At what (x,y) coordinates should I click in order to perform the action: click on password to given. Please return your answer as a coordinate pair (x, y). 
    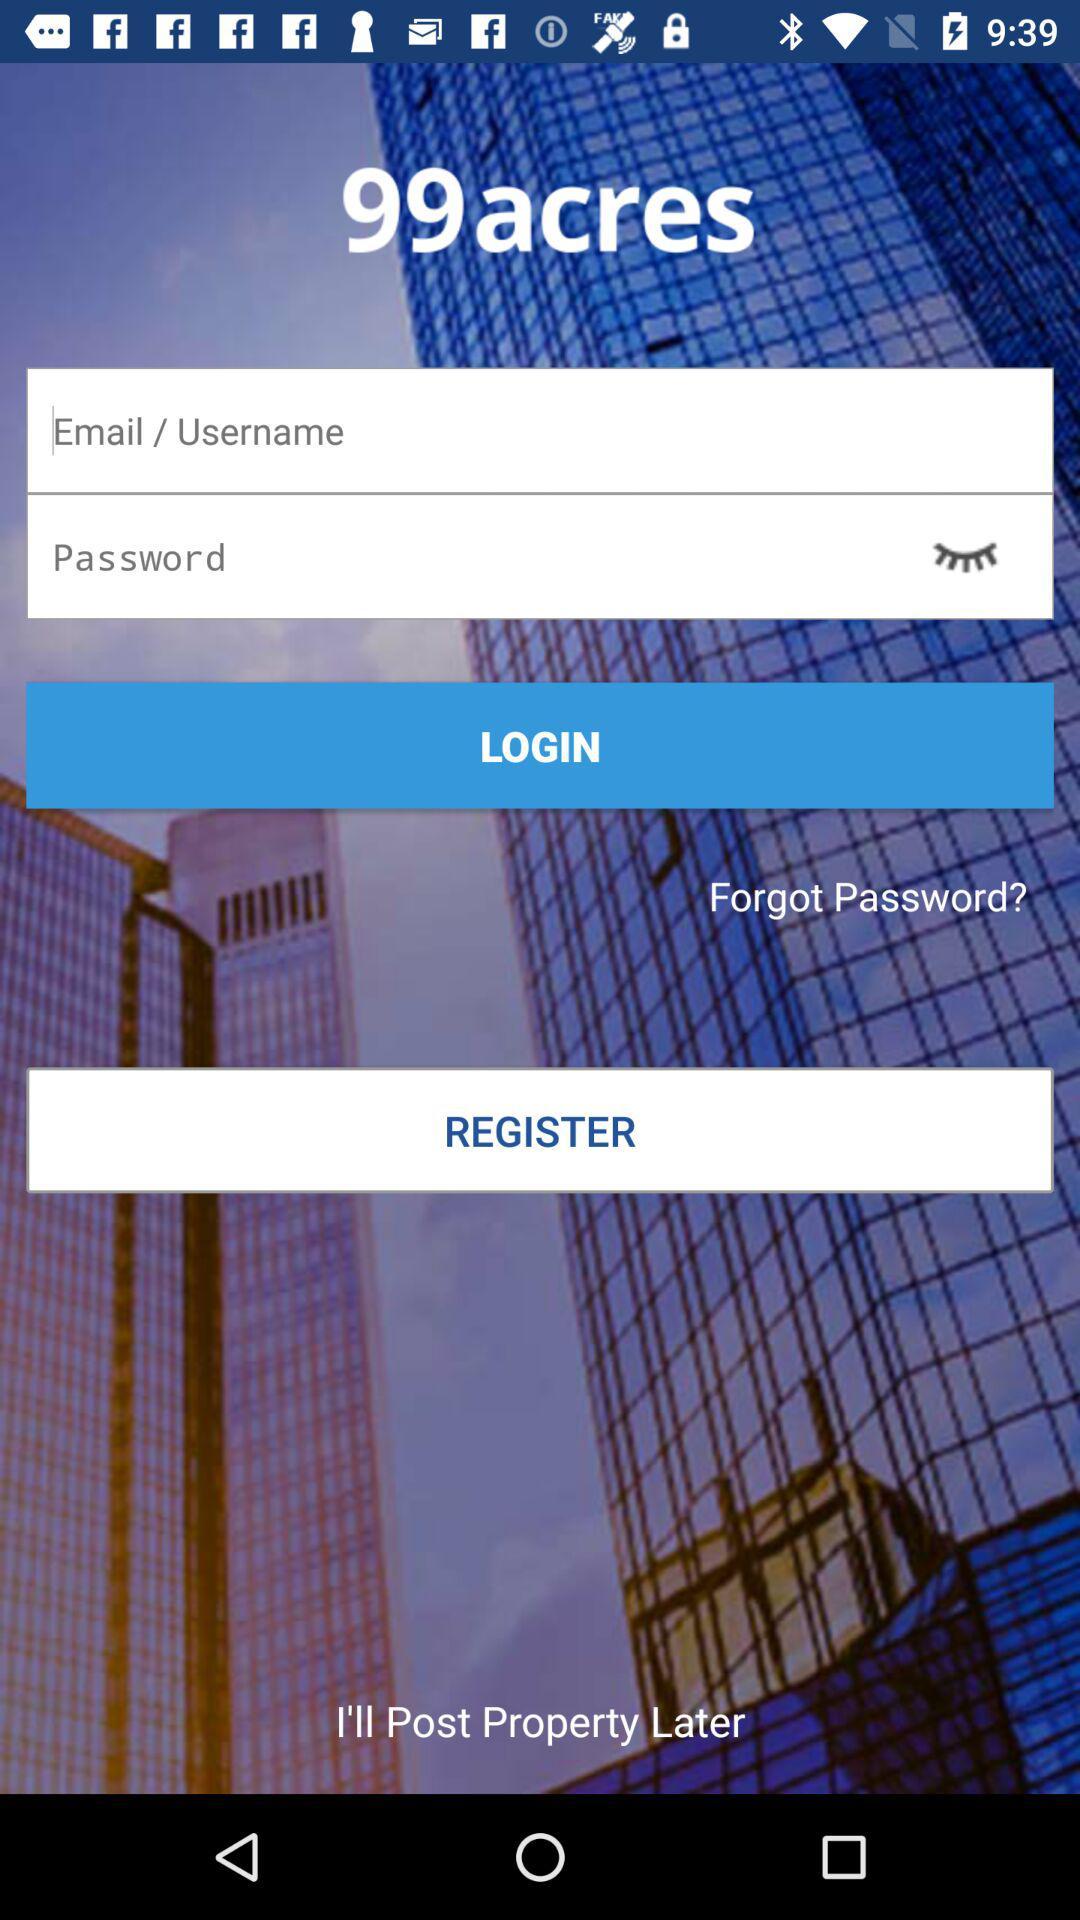
    Looking at the image, I should click on (540, 556).